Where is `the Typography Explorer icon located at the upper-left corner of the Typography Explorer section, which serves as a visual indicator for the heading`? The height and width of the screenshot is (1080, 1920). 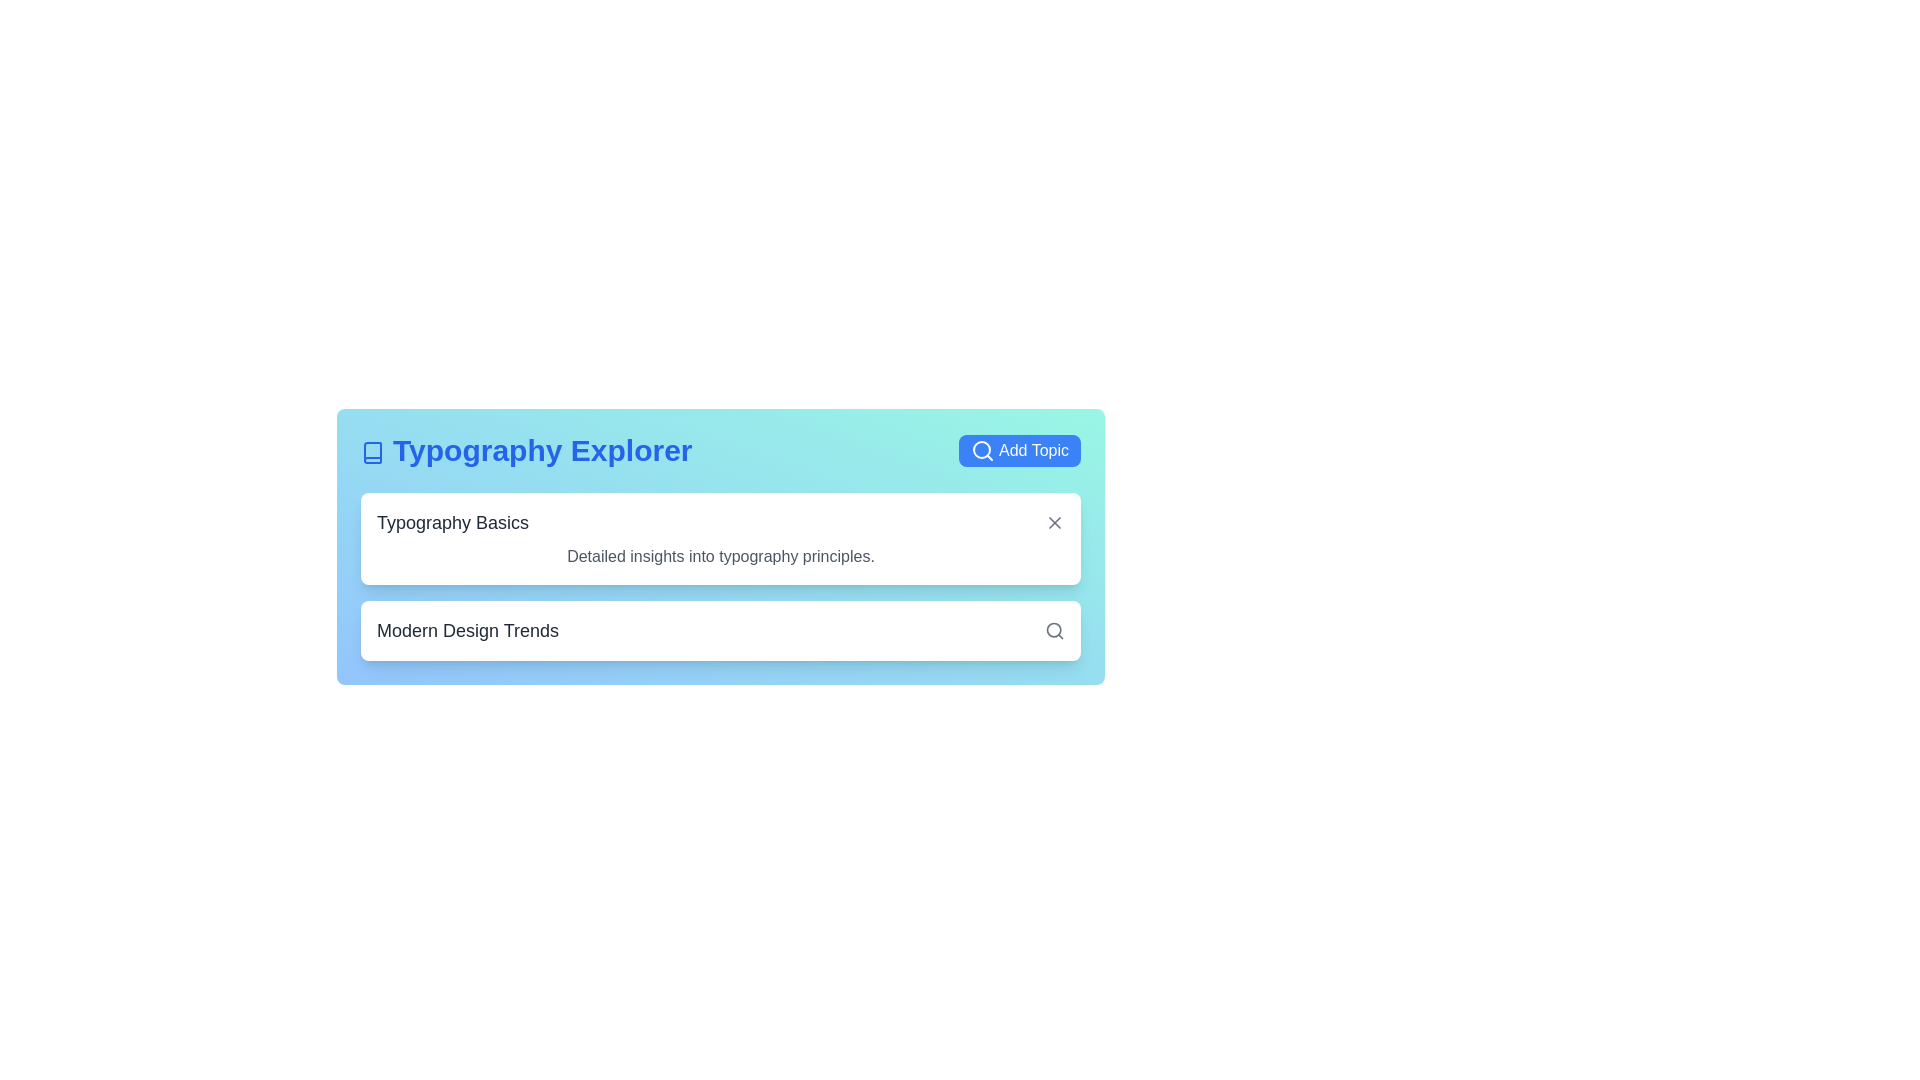 the Typography Explorer icon located at the upper-left corner of the Typography Explorer section, which serves as a visual indicator for the heading is located at coordinates (373, 452).